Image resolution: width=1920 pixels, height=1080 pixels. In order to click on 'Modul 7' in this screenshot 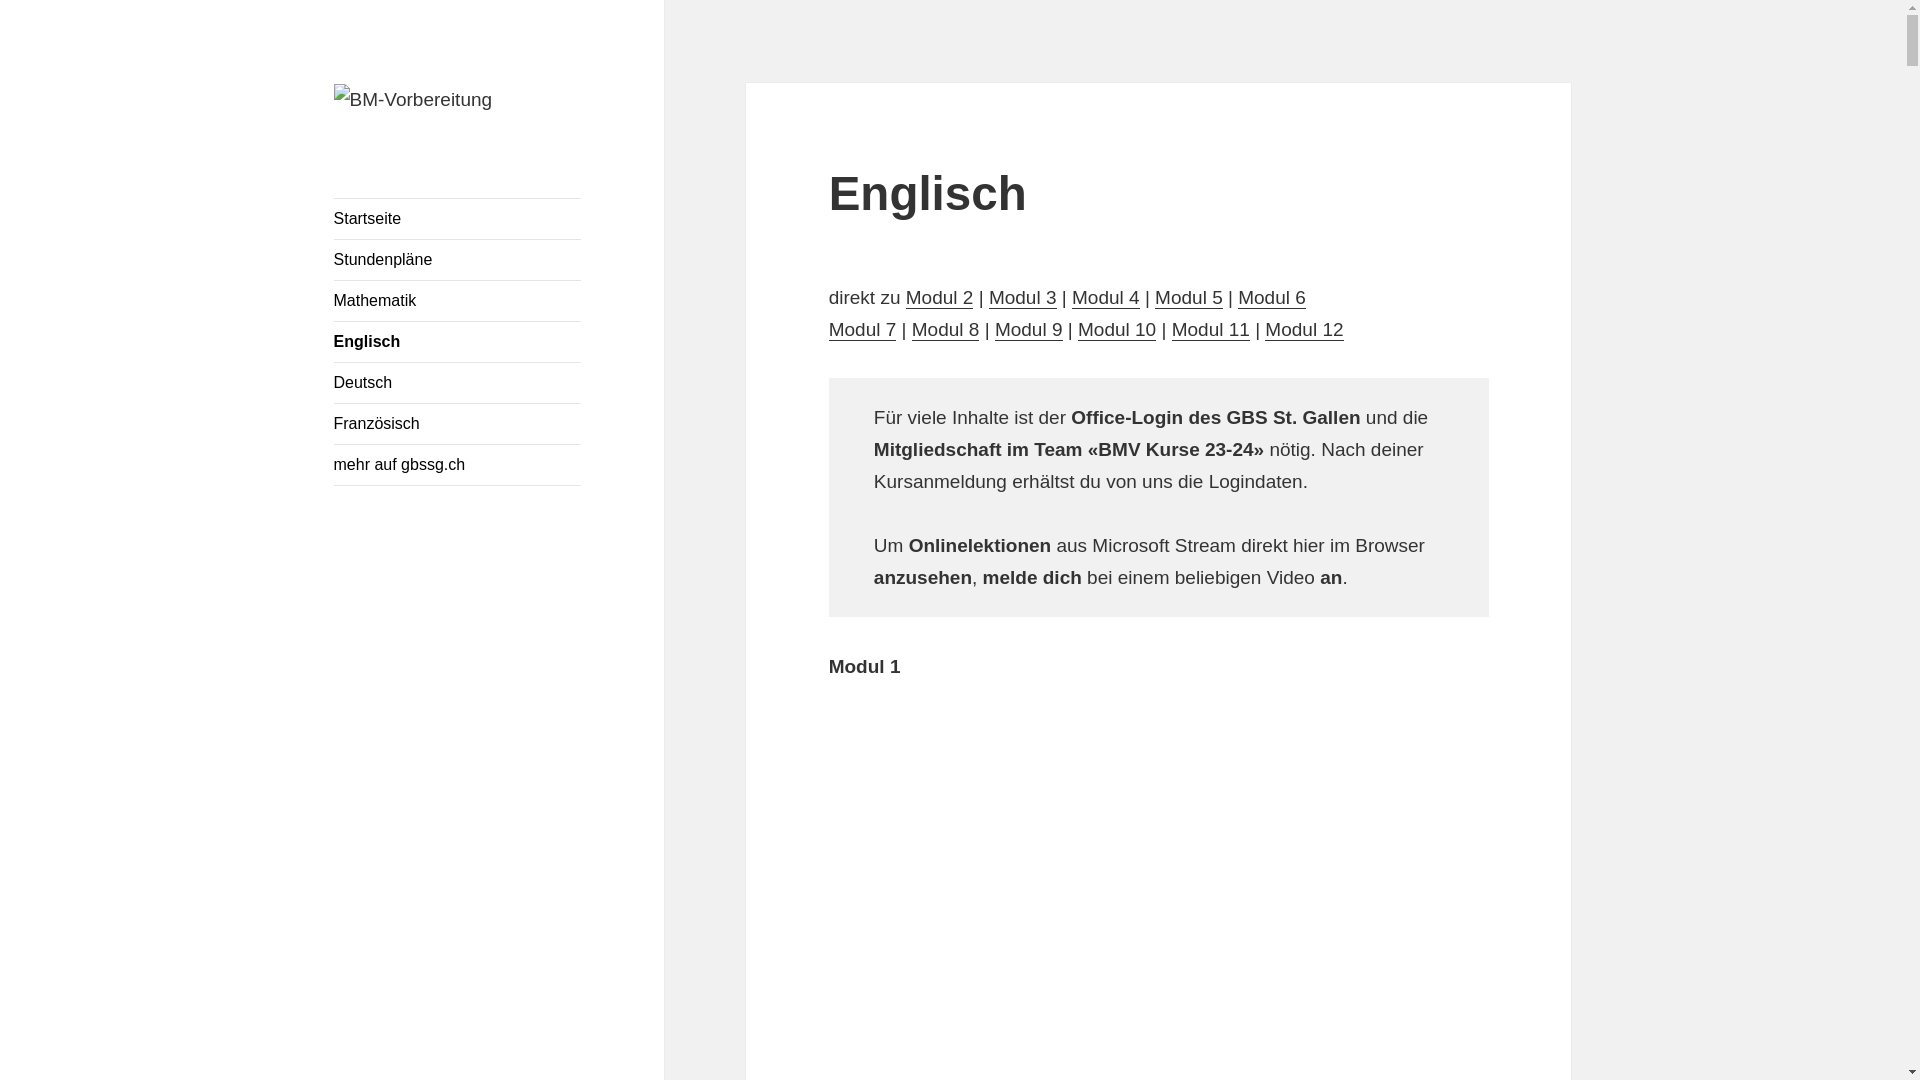, I will do `click(863, 329)`.